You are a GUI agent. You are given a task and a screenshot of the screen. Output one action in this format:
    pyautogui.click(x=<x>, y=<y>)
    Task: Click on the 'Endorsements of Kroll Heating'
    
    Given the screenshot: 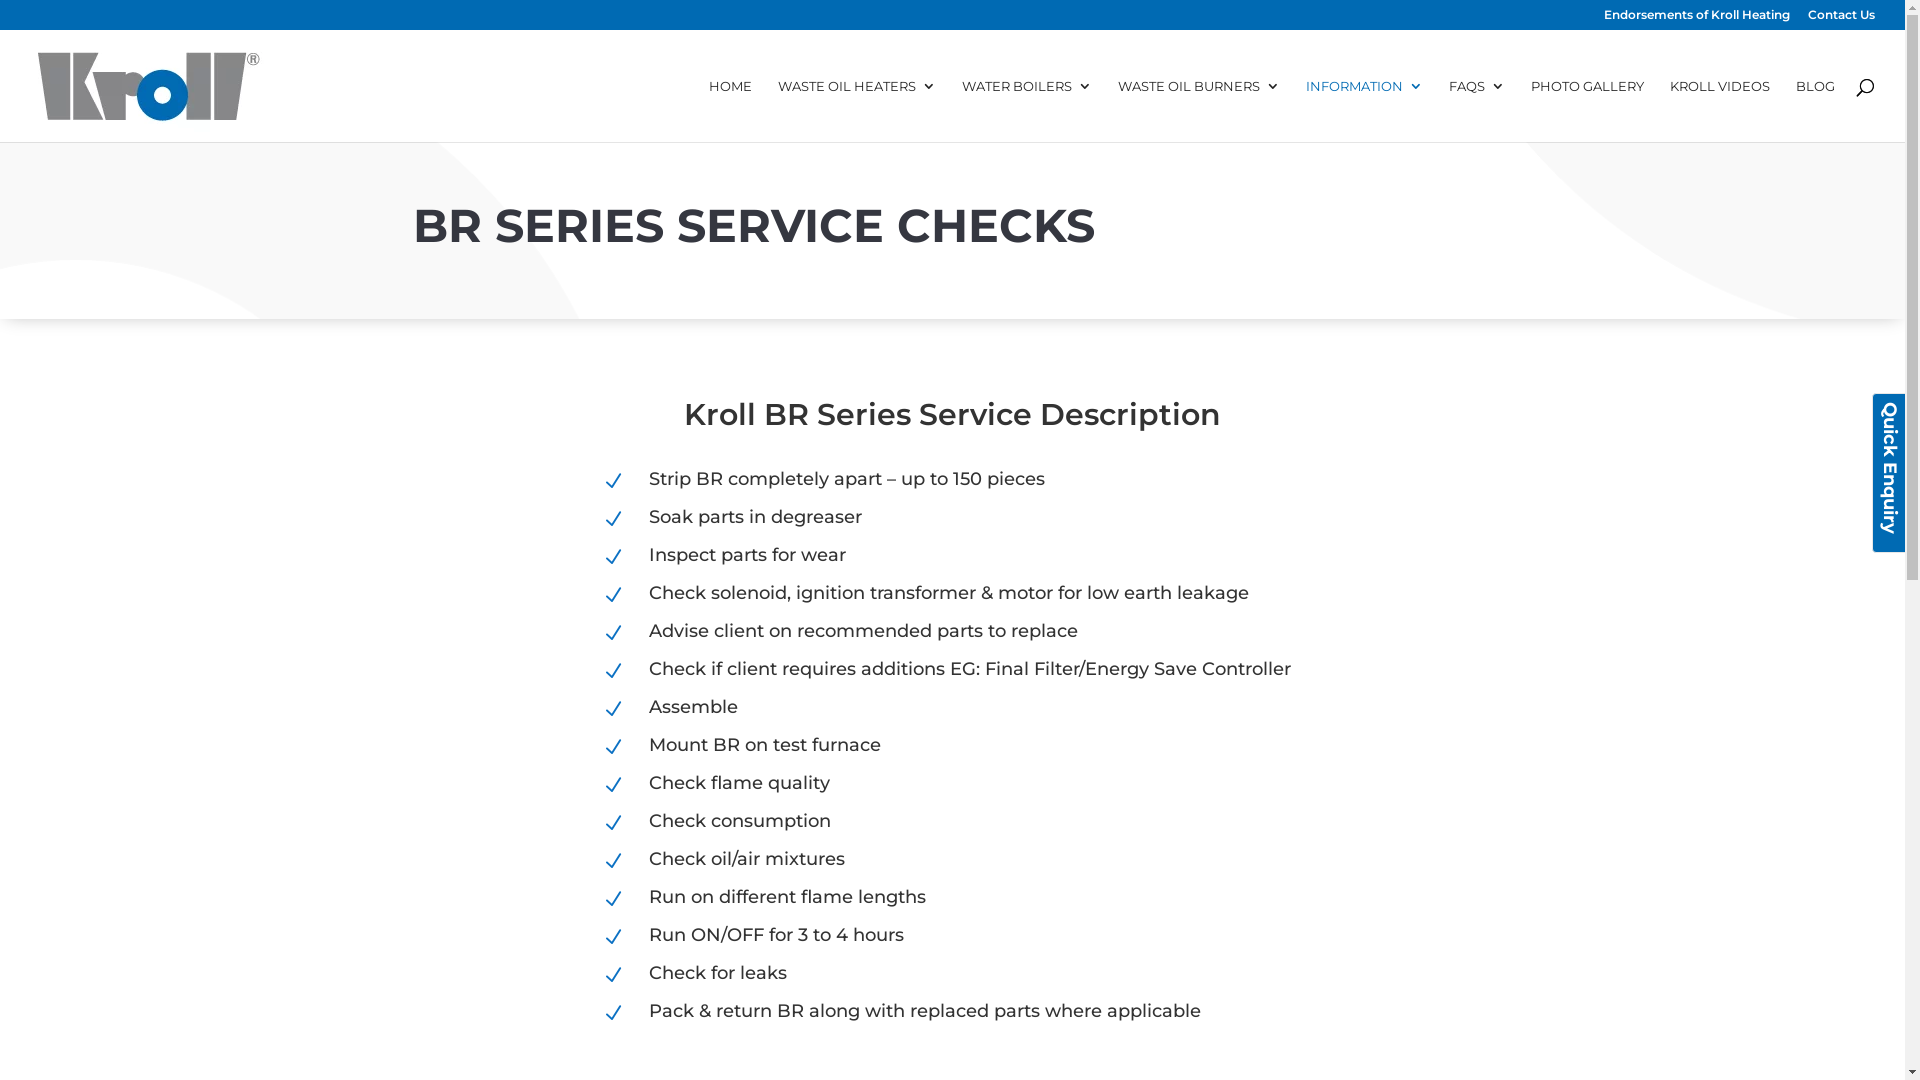 What is the action you would take?
    pyautogui.click(x=1696, y=19)
    